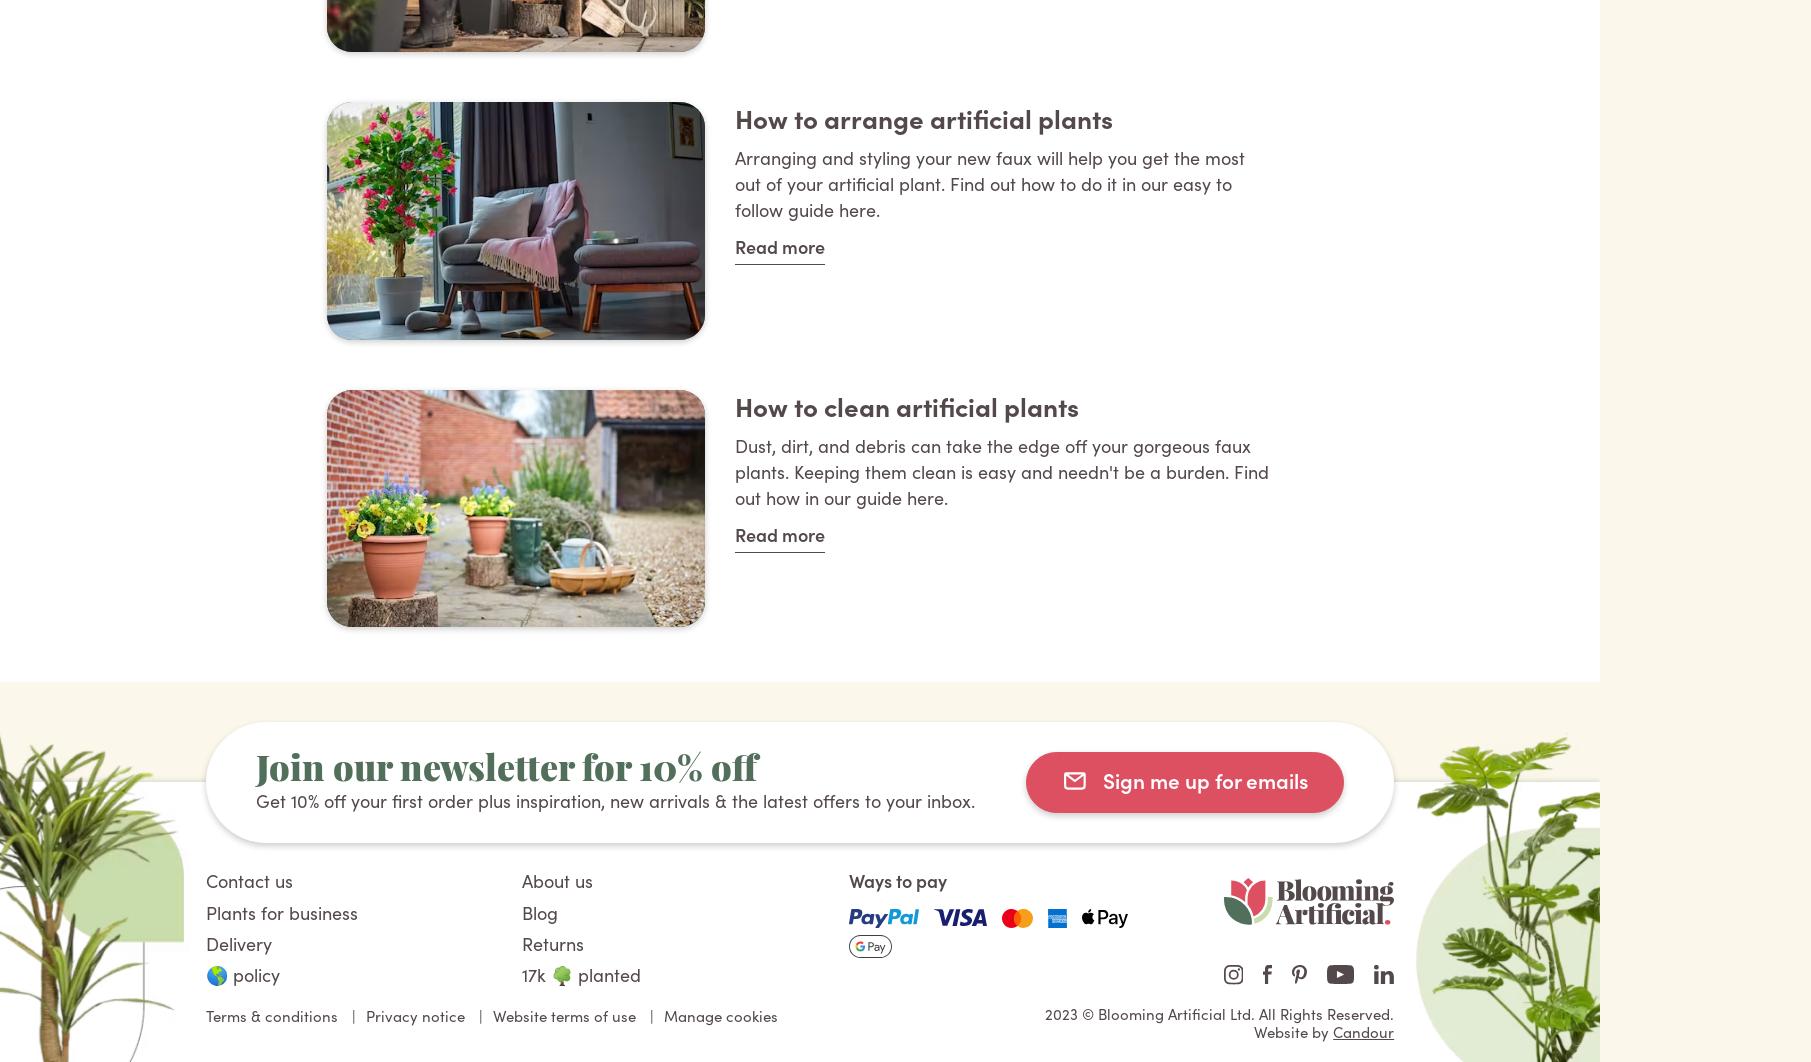  I want to click on 'Candour', so click(1362, 1030).